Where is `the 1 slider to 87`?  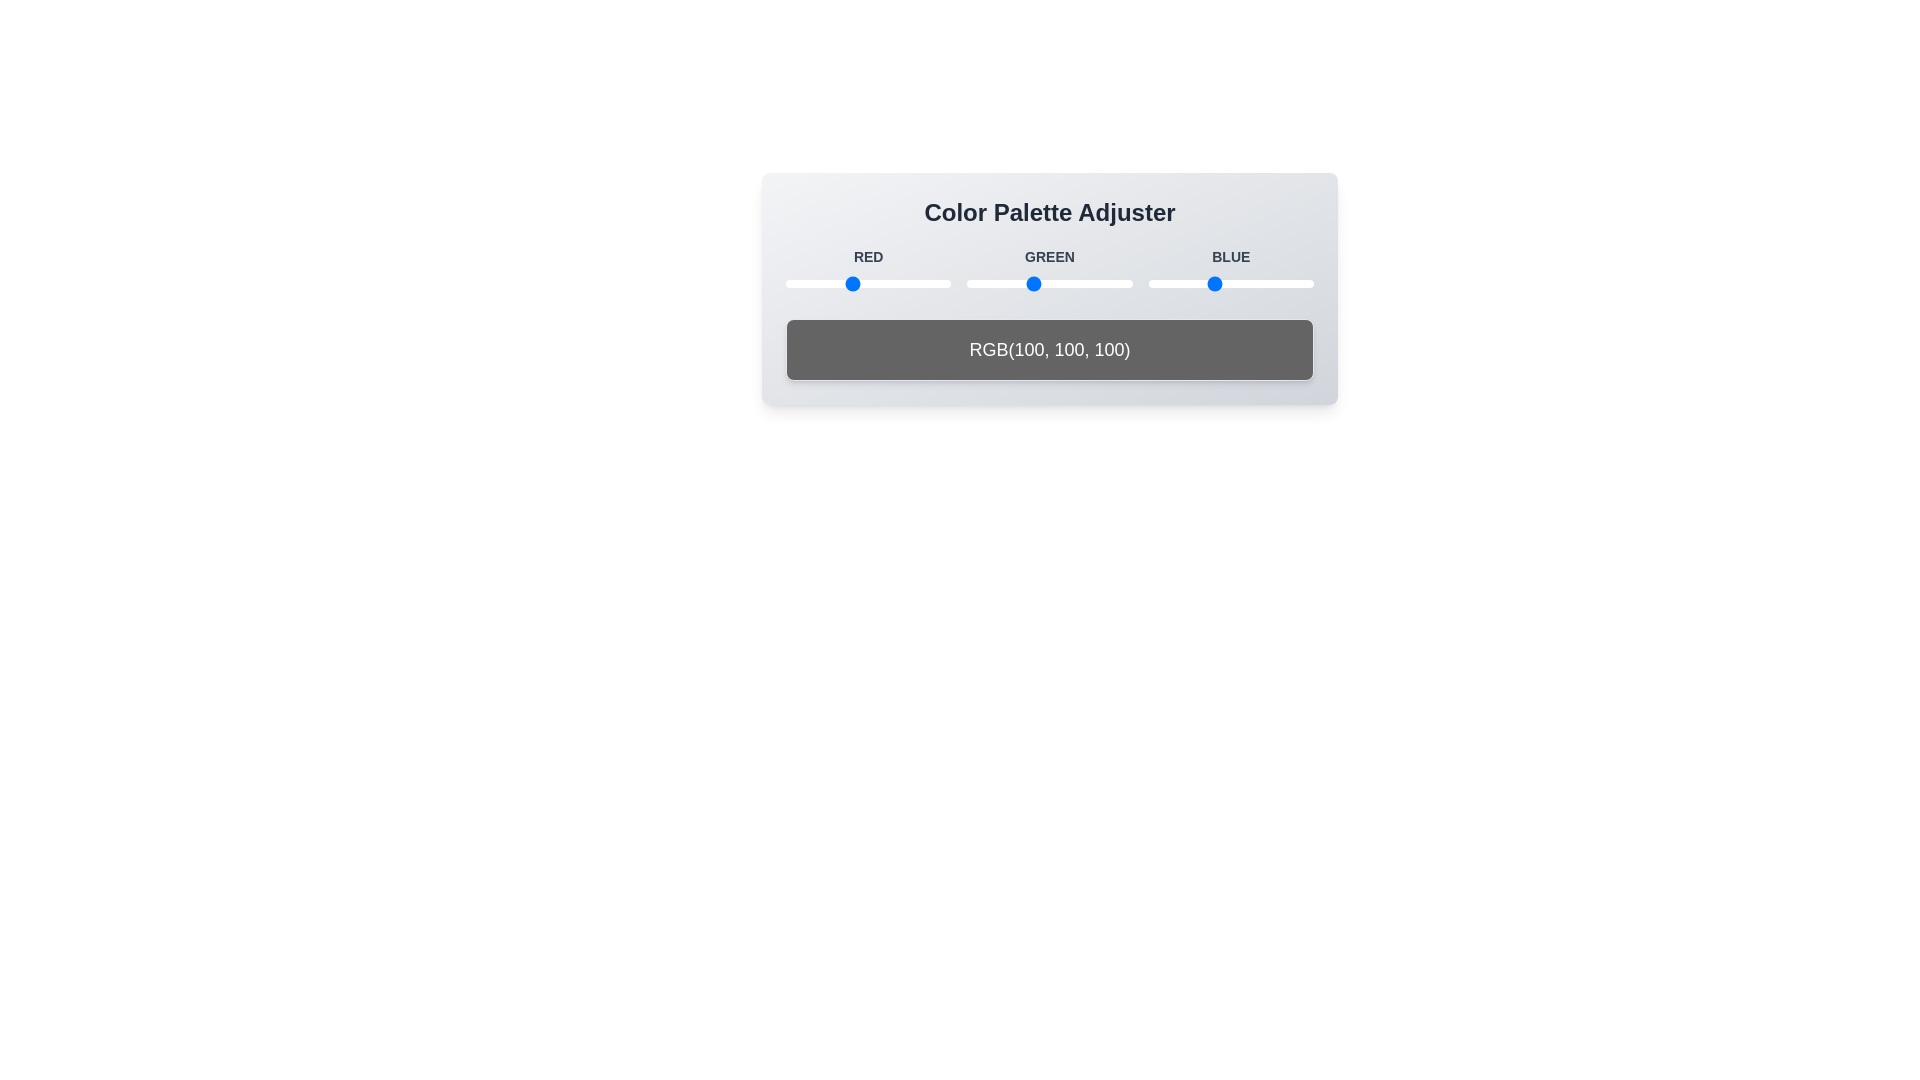
the 1 slider to 87 is located at coordinates (842, 284).